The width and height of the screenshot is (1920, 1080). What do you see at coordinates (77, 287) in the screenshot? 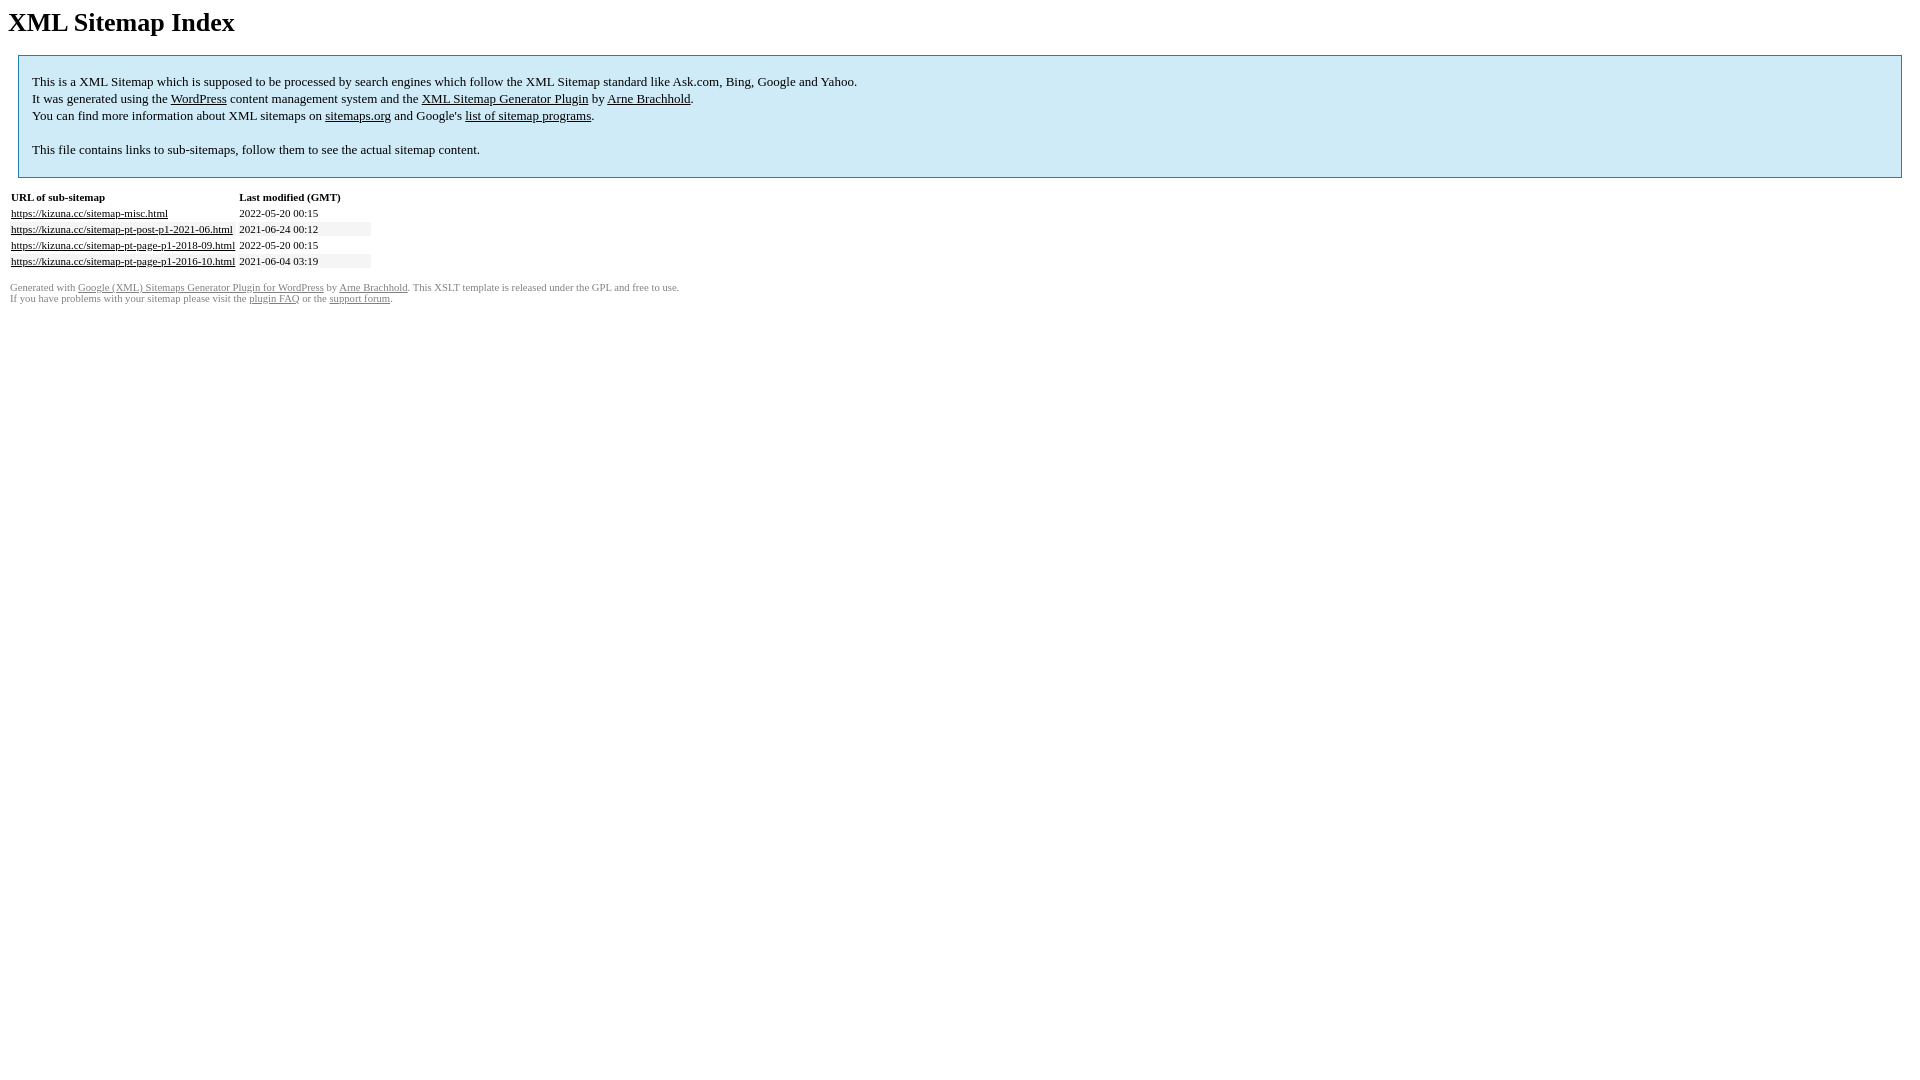
I see `'Google (XML) Sitemaps Generator Plugin for WordPress'` at bounding box center [77, 287].